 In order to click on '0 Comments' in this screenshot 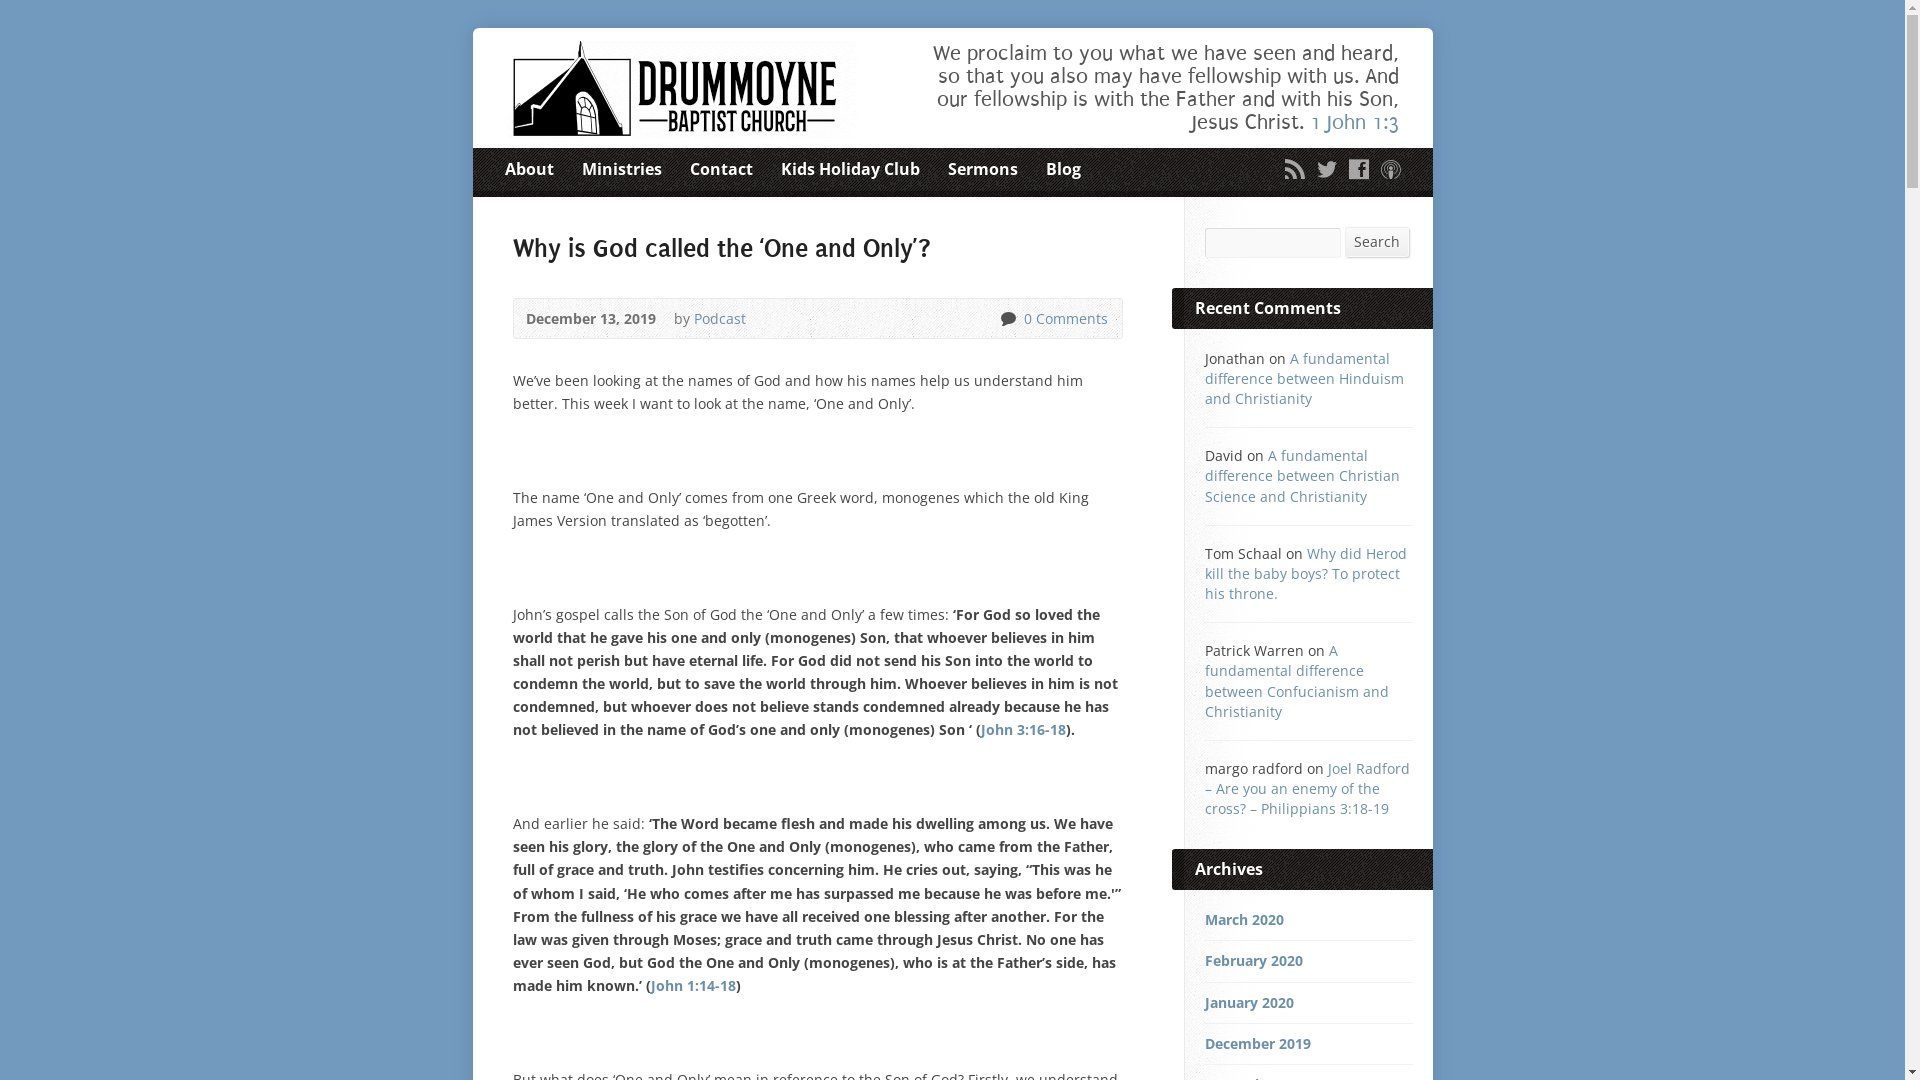, I will do `click(1061, 317)`.